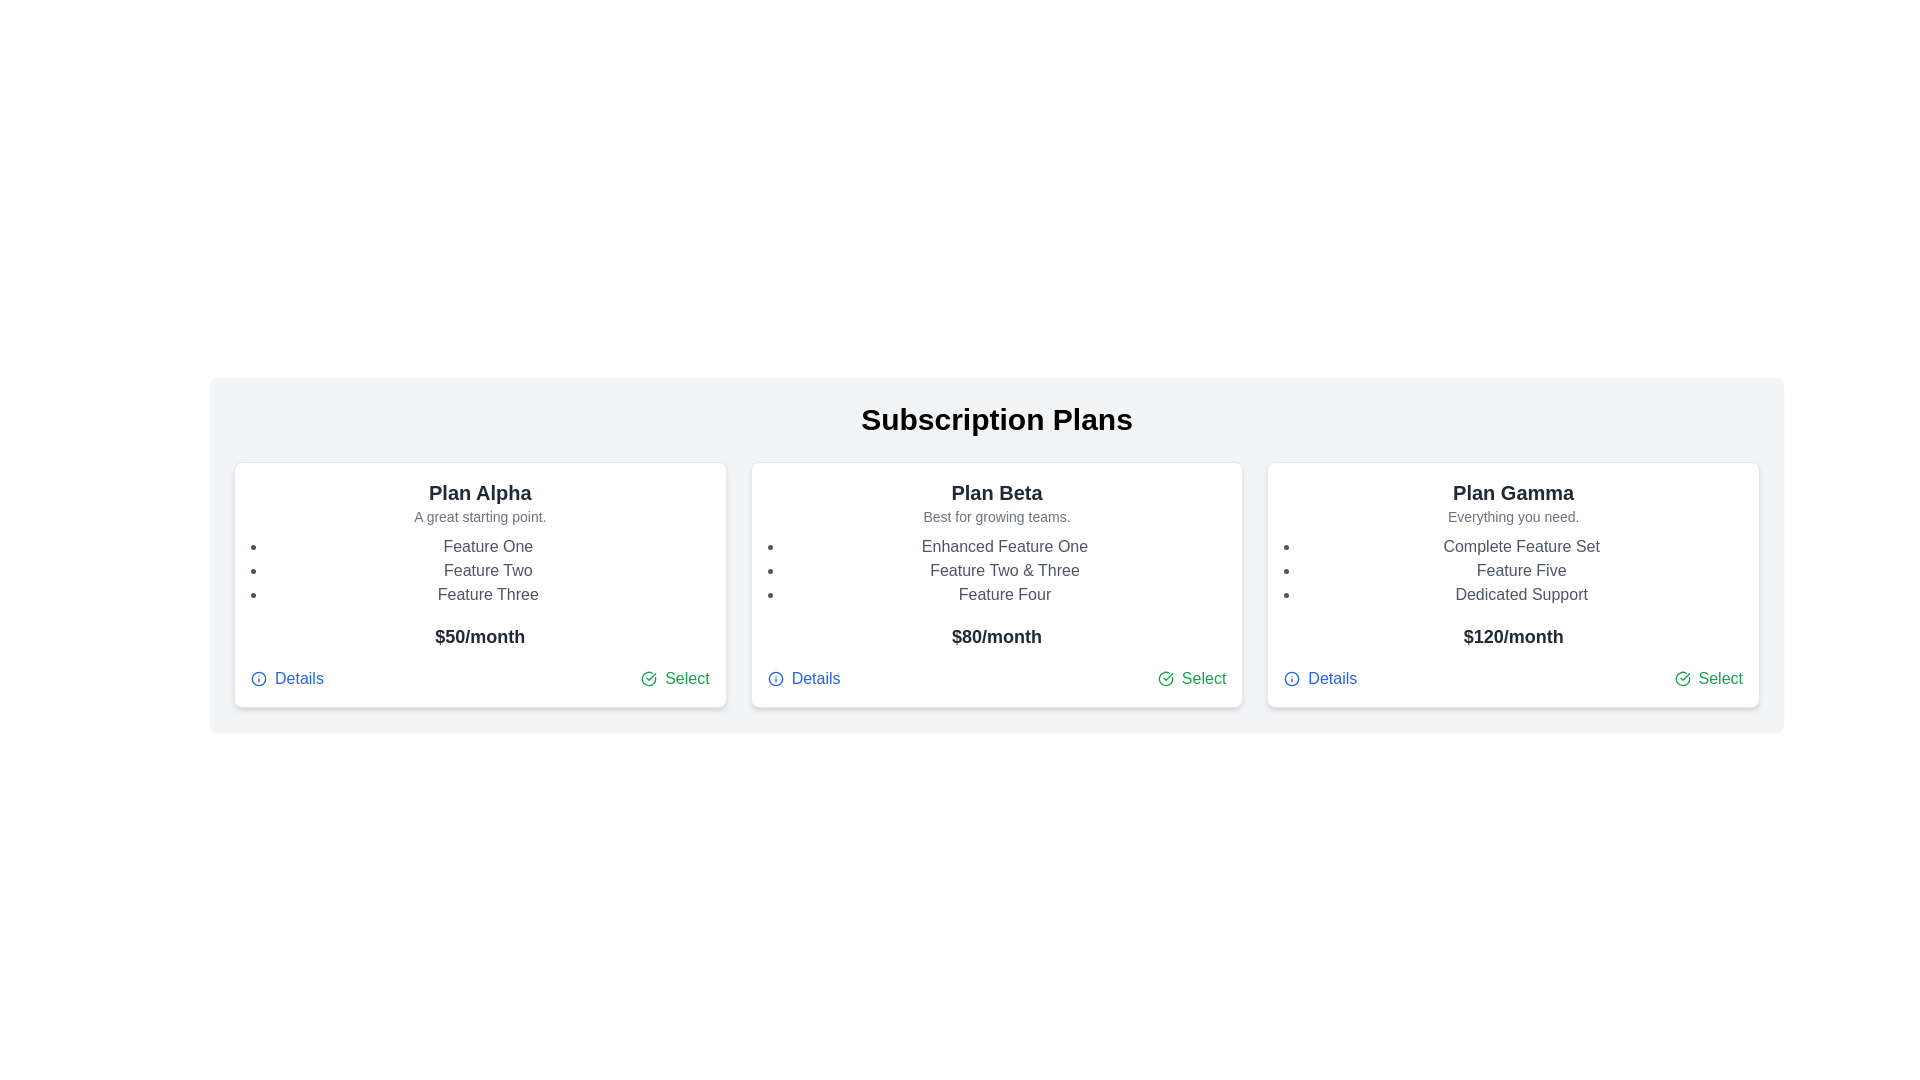  What do you see at coordinates (286, 677) in the screenshot?
I see `the interactive link located in the bottom-left corner of the 'Plan Alpha' subscription card` at bounding box center [286, 677].